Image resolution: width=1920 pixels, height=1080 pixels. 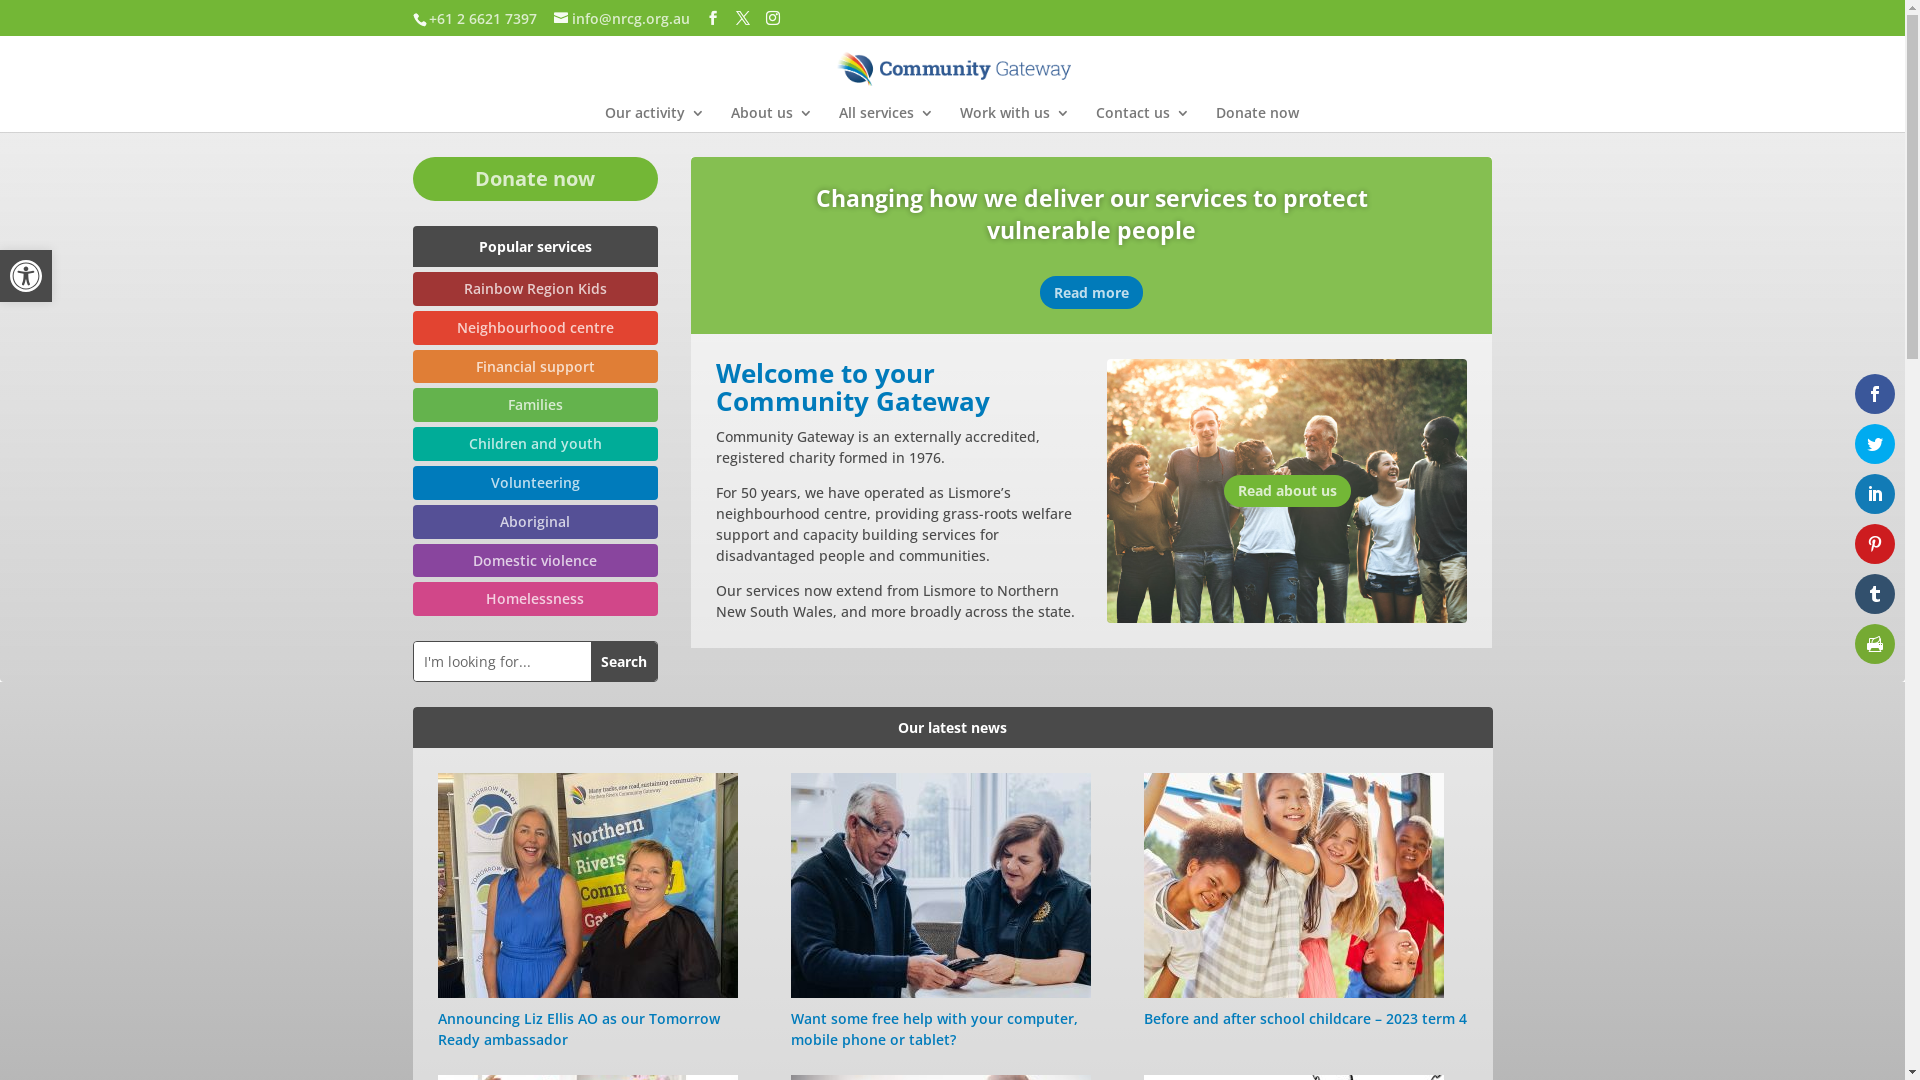 What do you see at coordinates (25, 276) in the screenshot?
I see `'Open toolbar` at bounding box center [25, 276].